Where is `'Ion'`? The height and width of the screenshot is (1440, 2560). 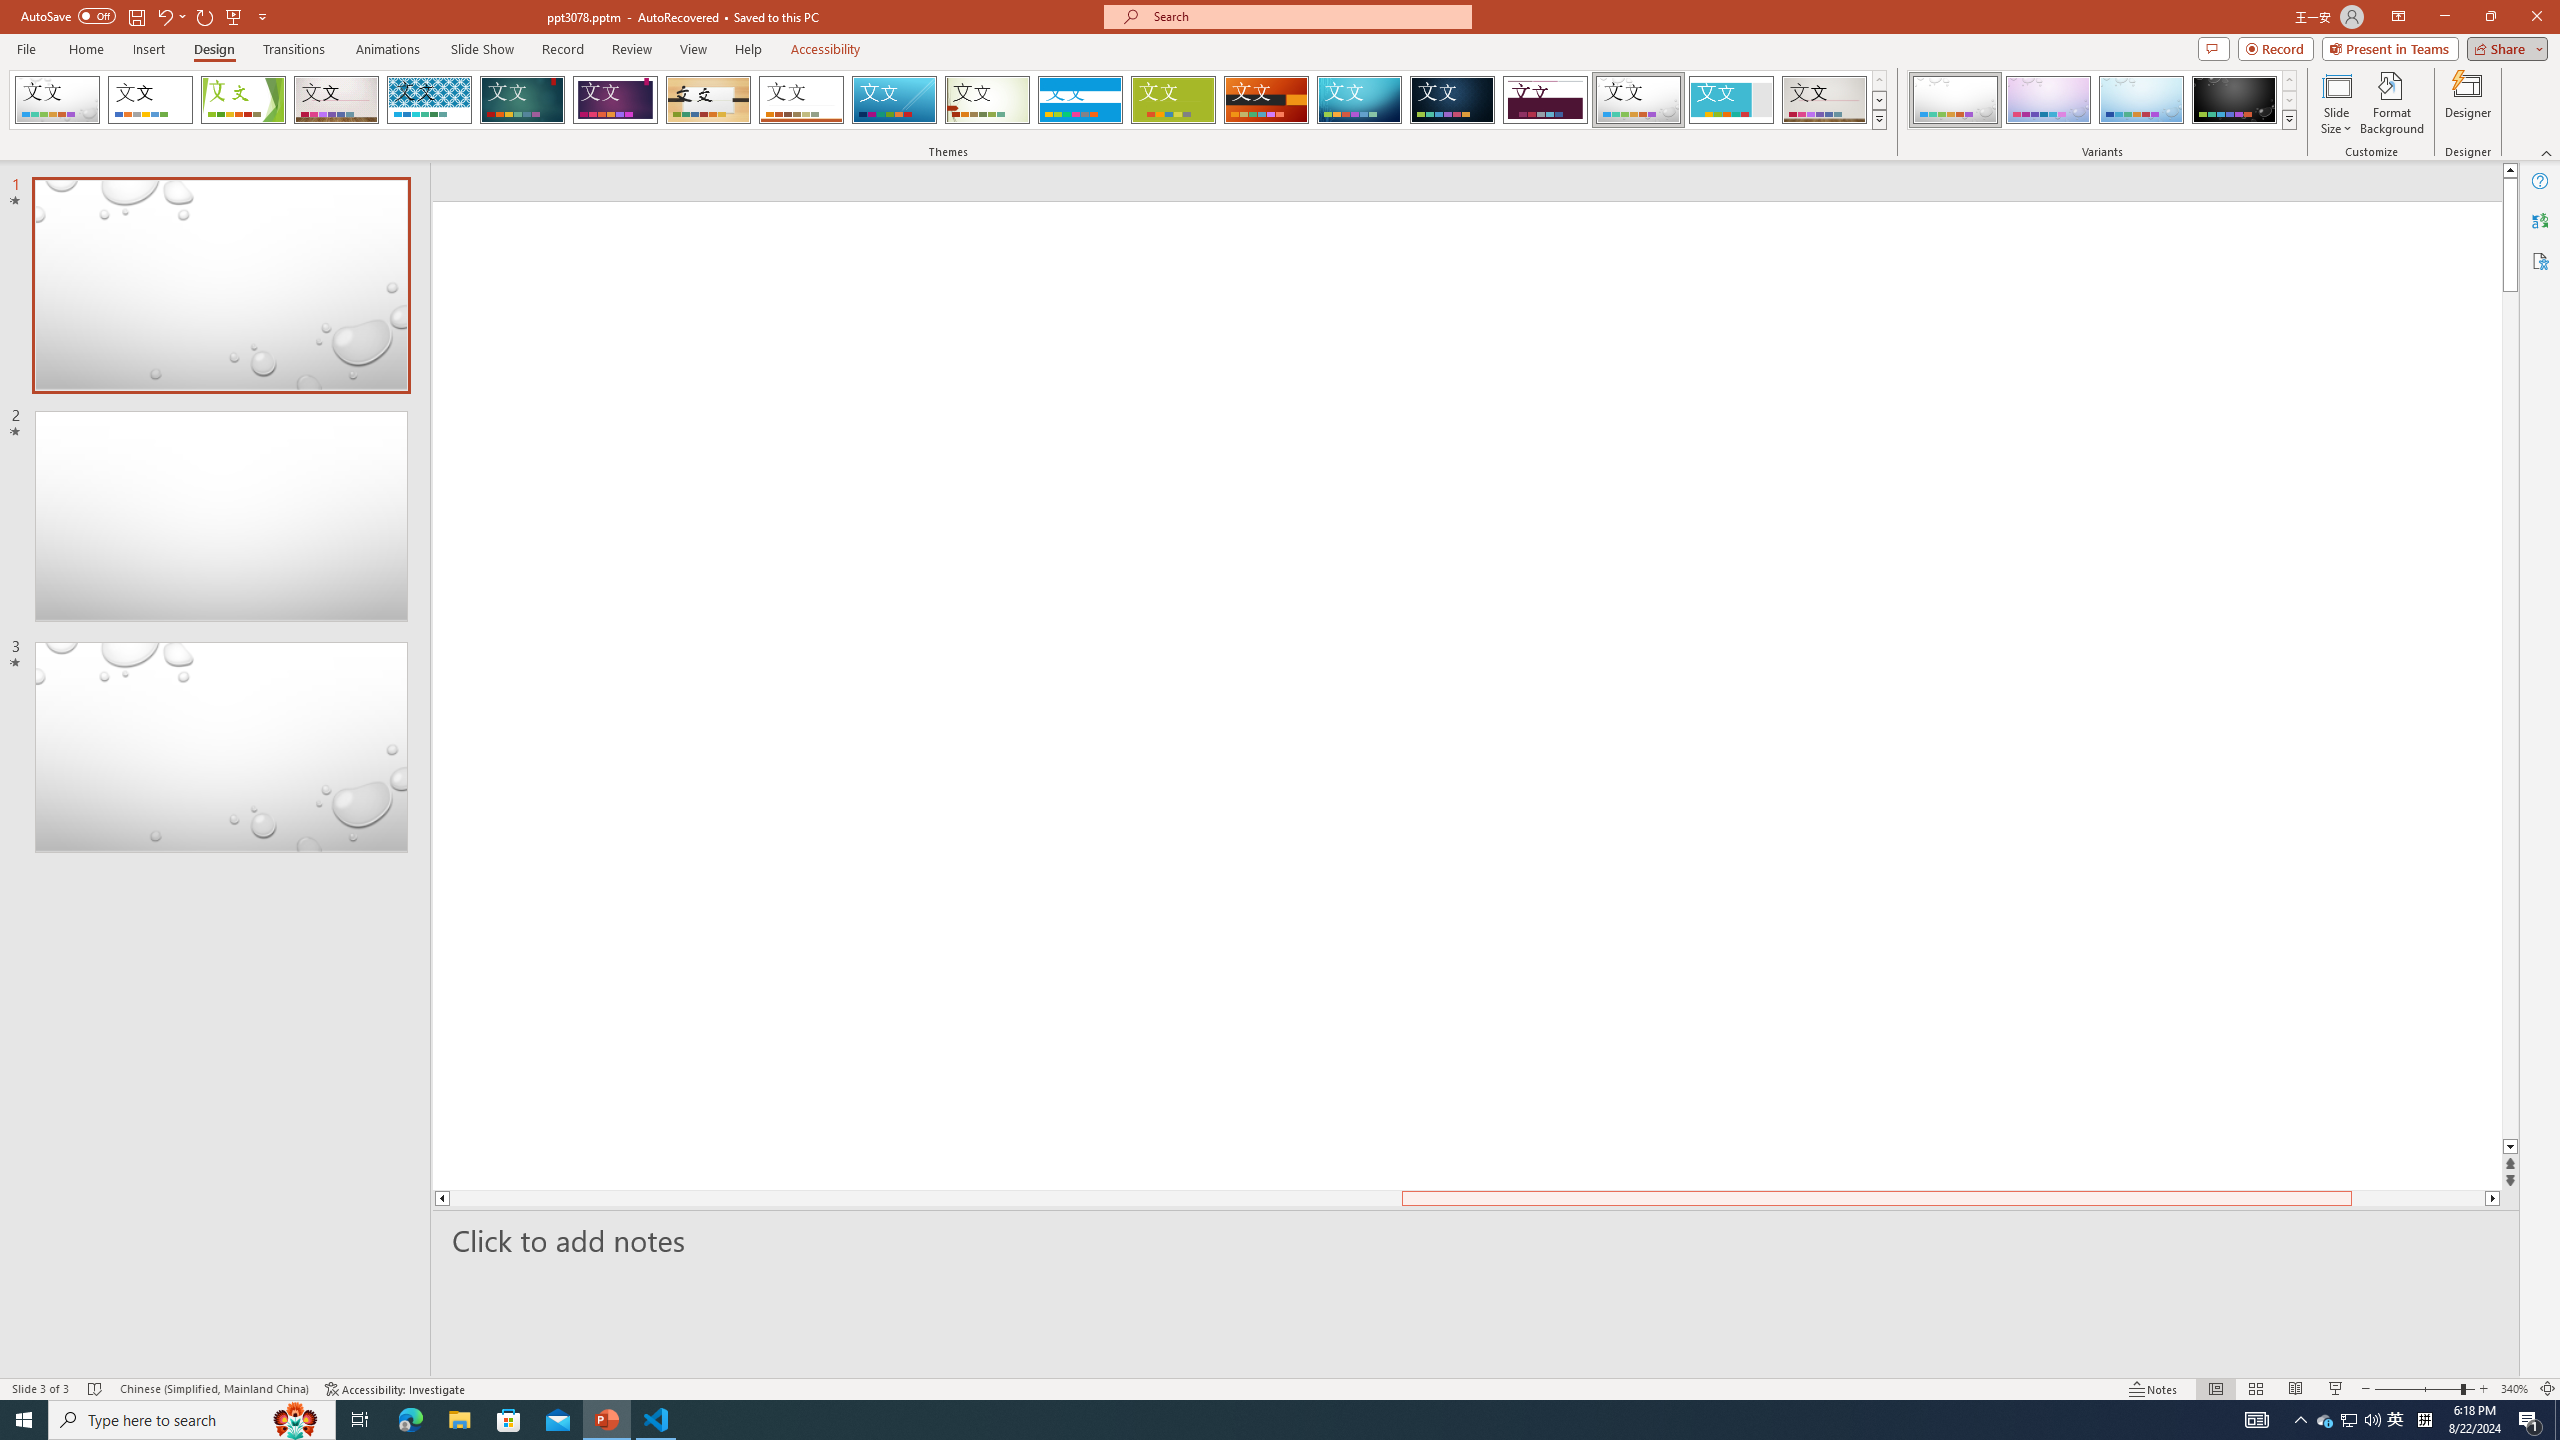 'Ion' is located at coordinates (521, 99).